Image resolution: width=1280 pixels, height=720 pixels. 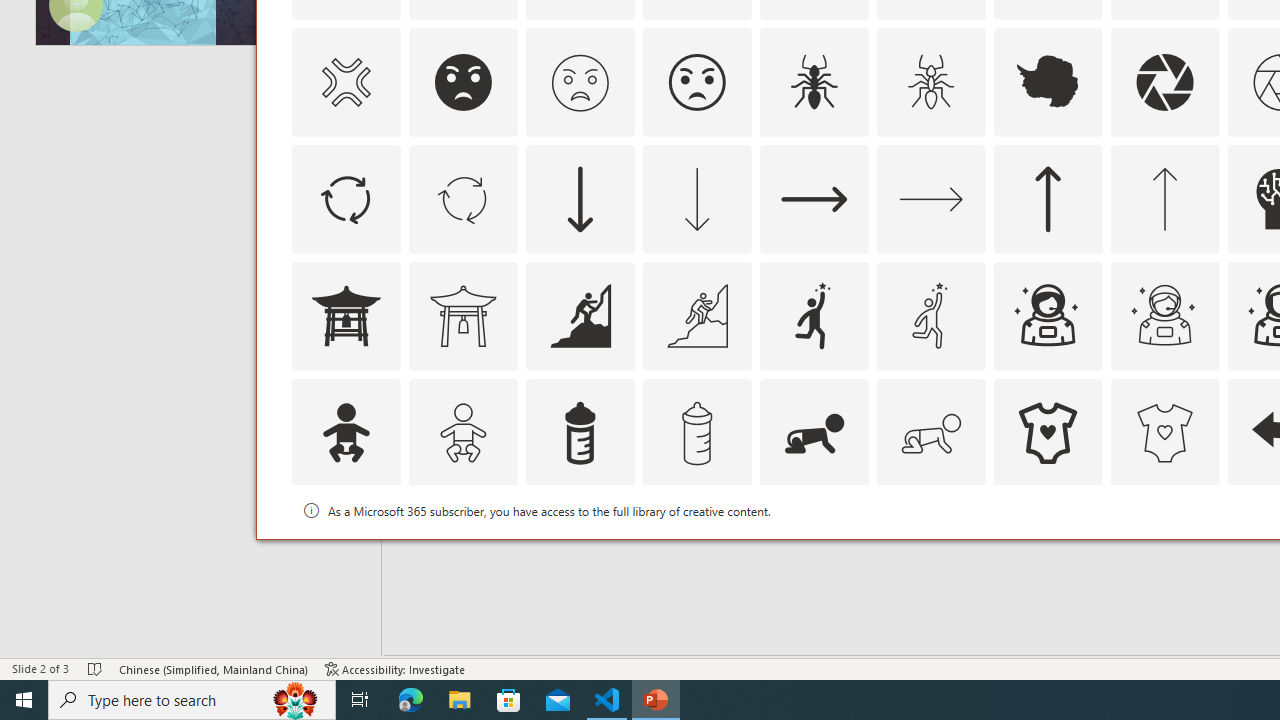 I want to click on 'AutomationID: Icons_Antarctica', so click(x=1047, y=81).